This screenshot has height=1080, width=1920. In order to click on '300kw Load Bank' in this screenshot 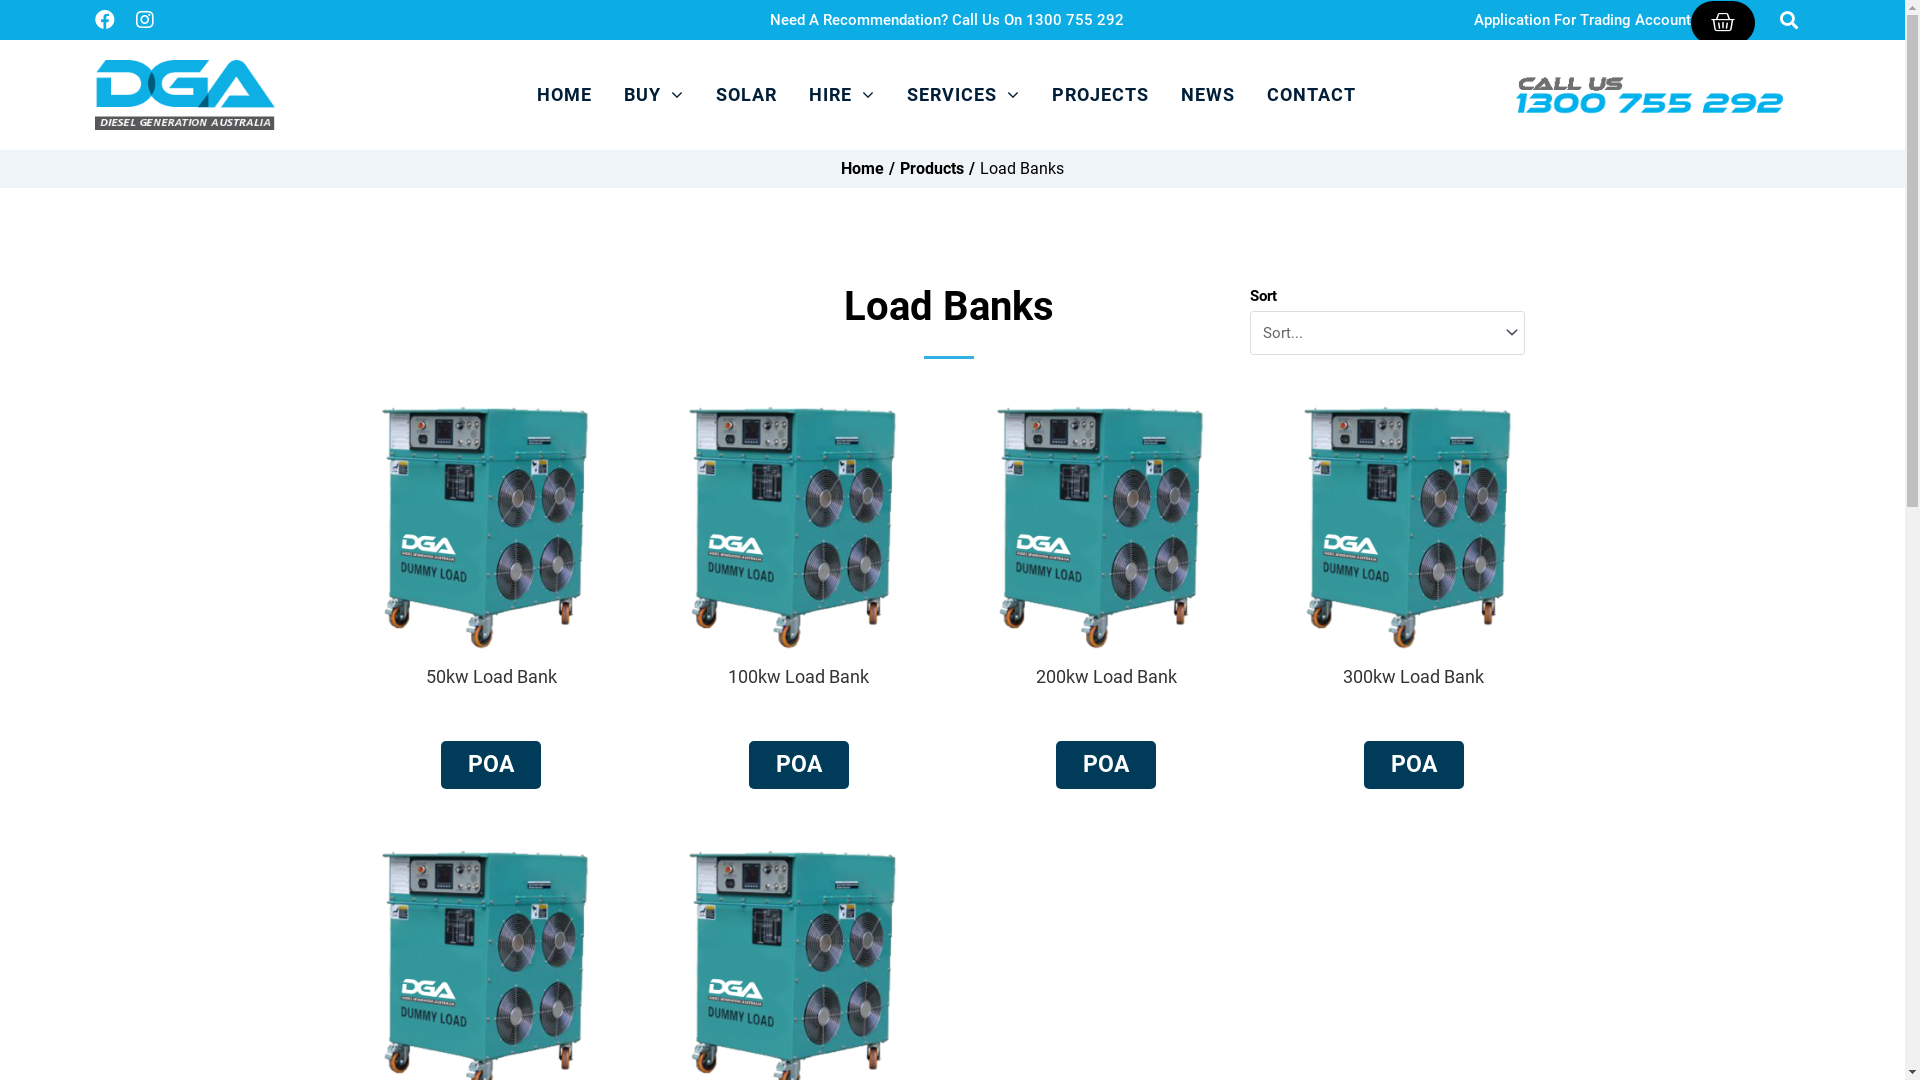, I will do `click(1412, 675)`.